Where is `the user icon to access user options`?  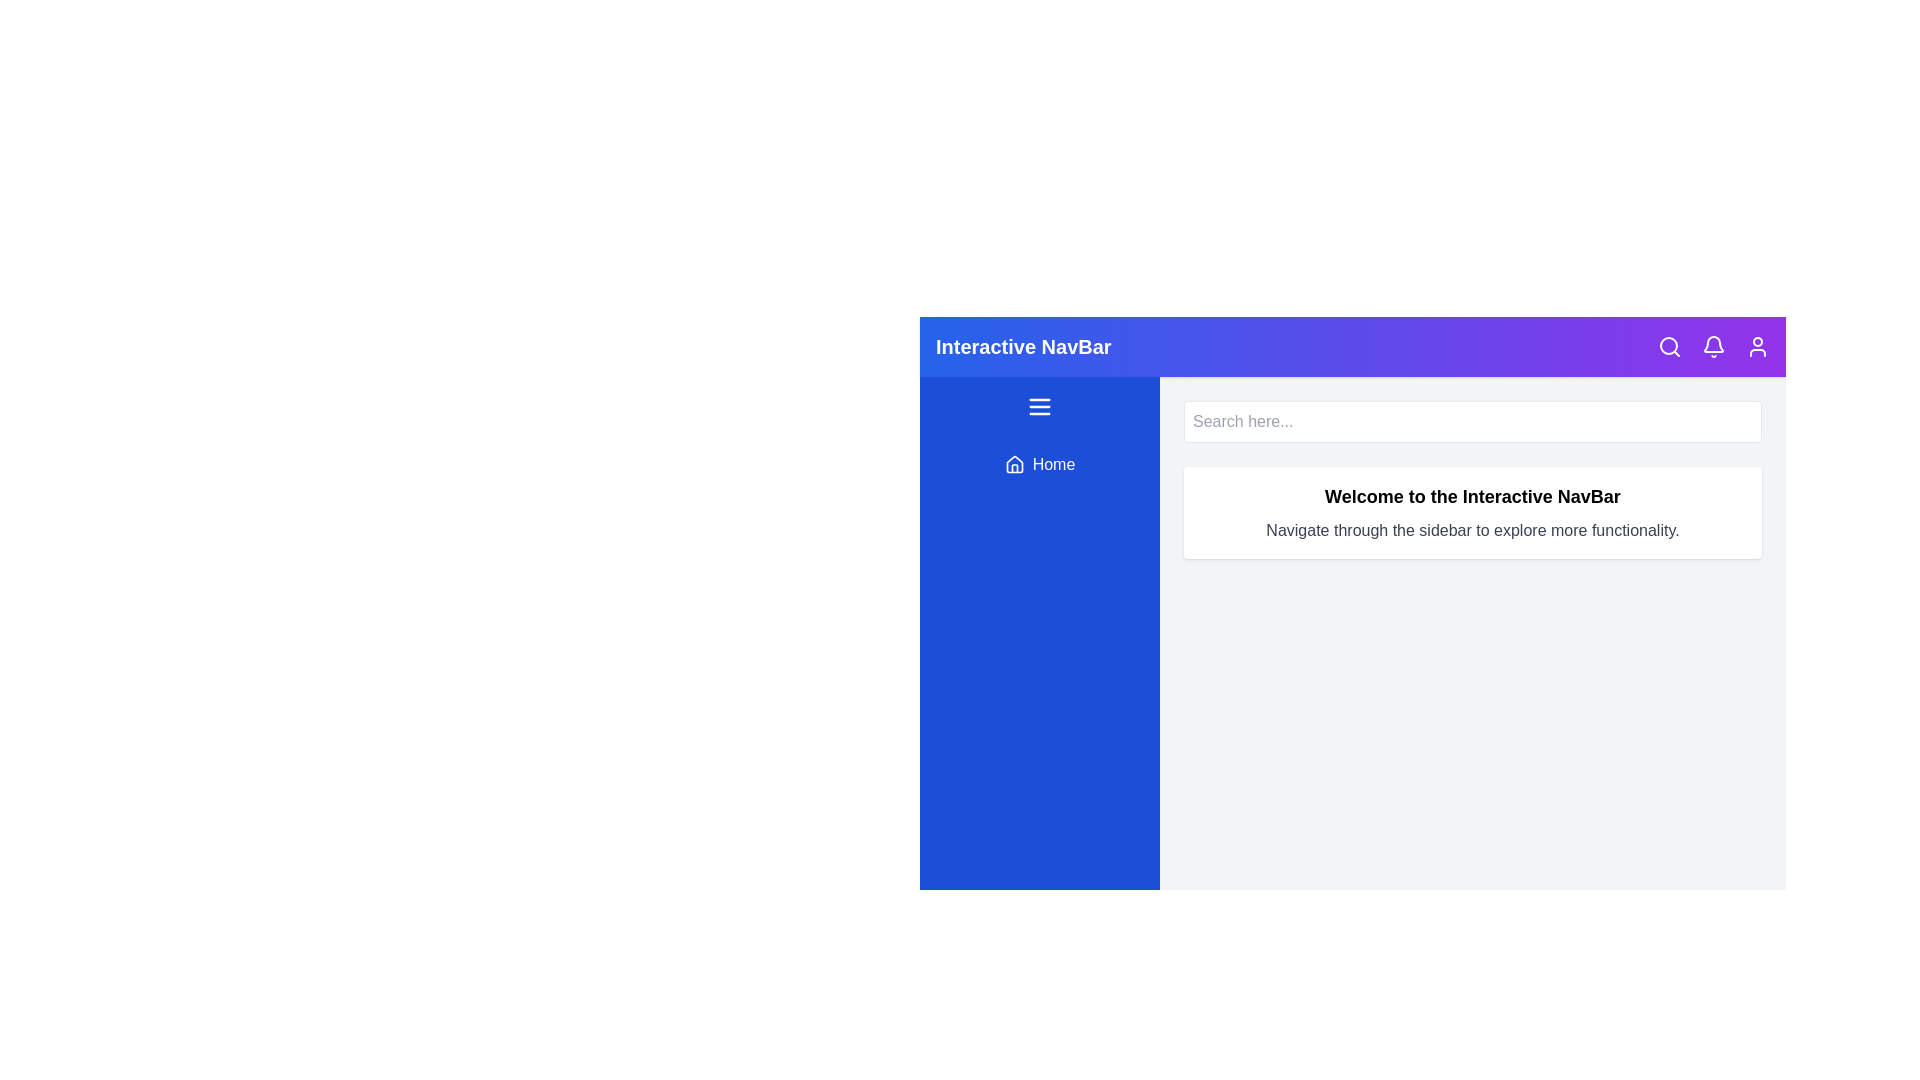 the user icon to access user options is located at coordinates (1756, 346).